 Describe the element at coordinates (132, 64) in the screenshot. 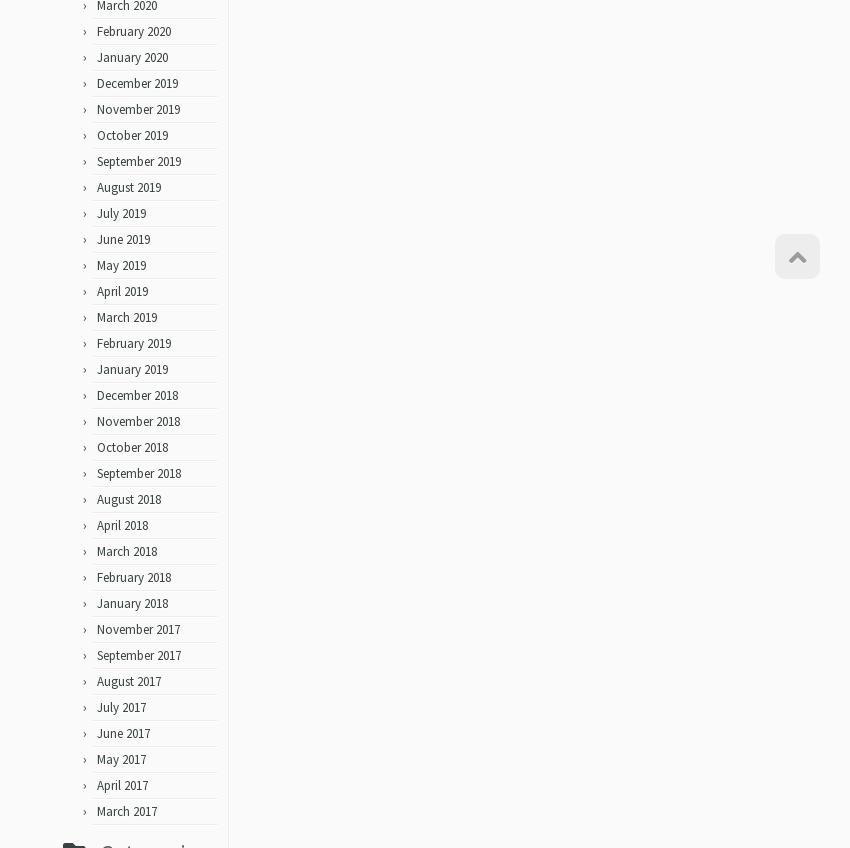

I see `'January 2020'` at that location.